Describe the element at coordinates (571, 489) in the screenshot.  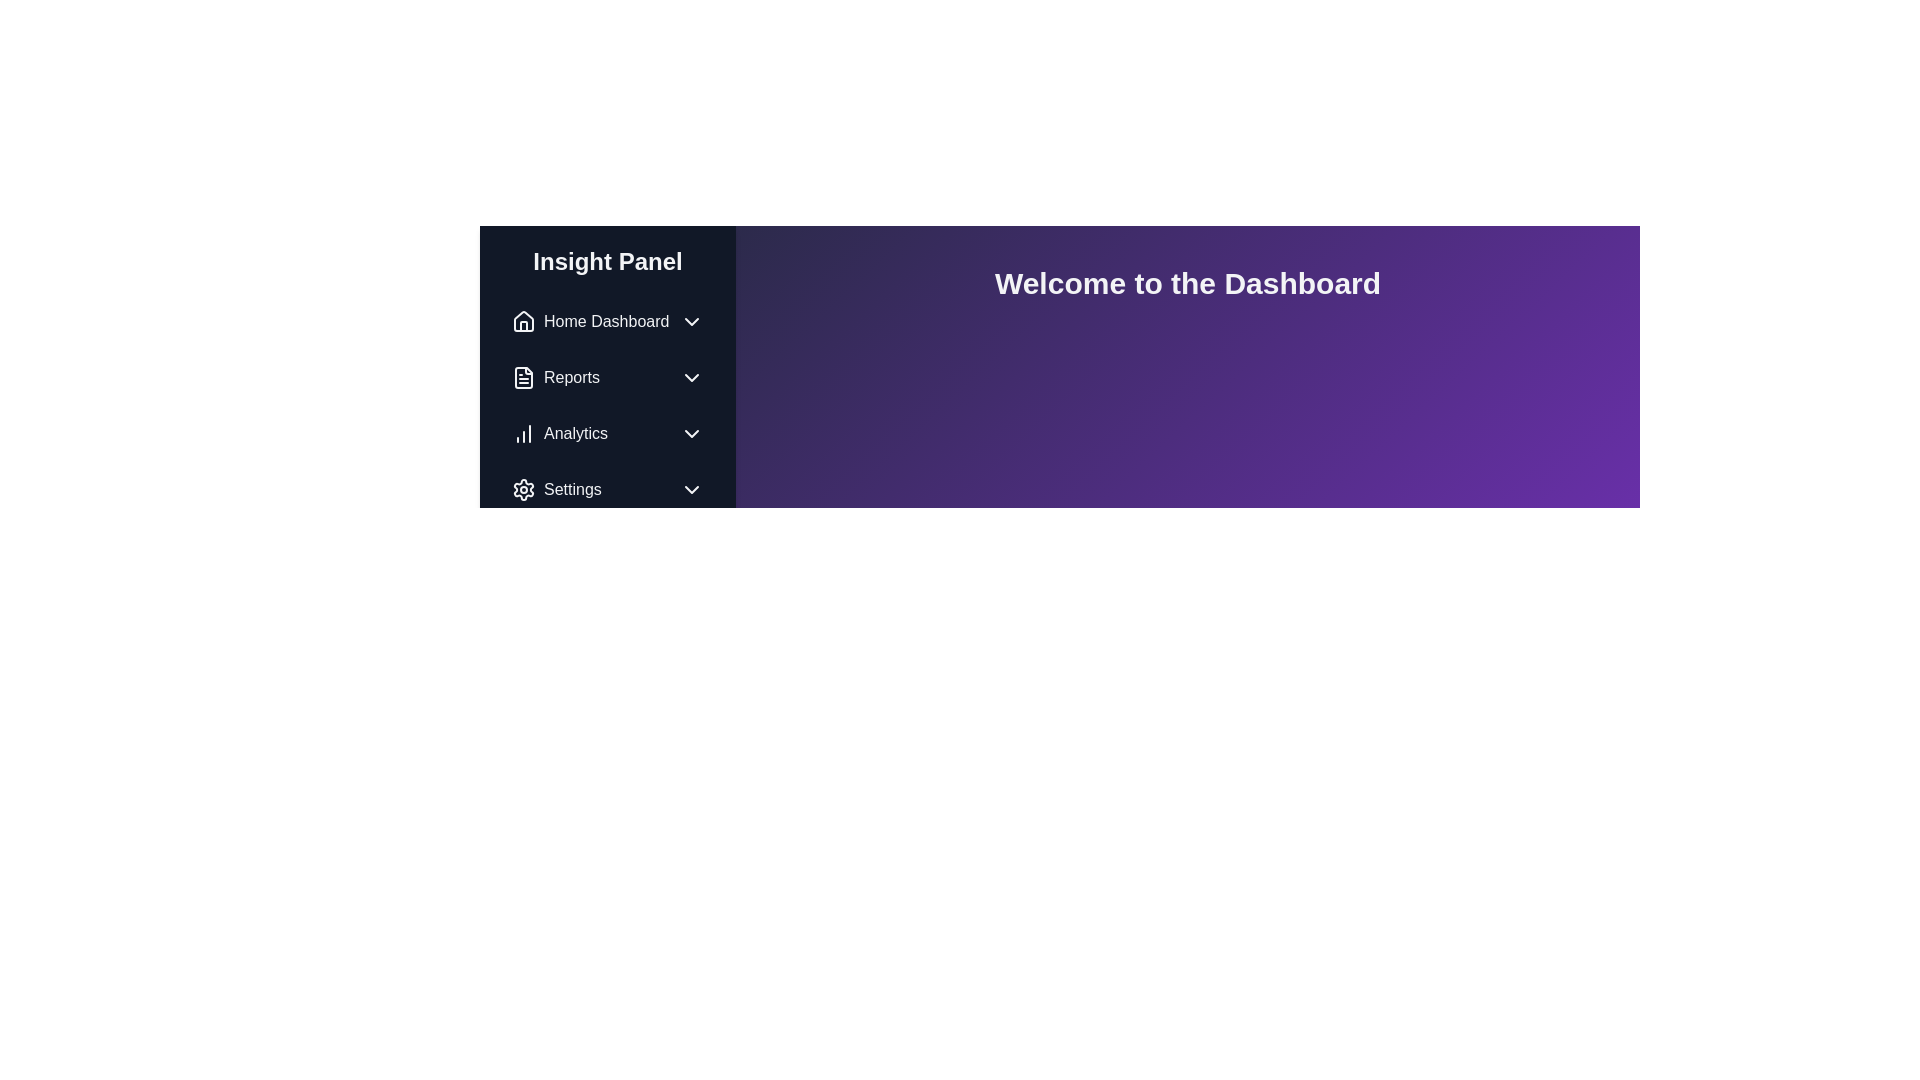
I see `the 'Settings' text label in the left navigation panel` at that location.